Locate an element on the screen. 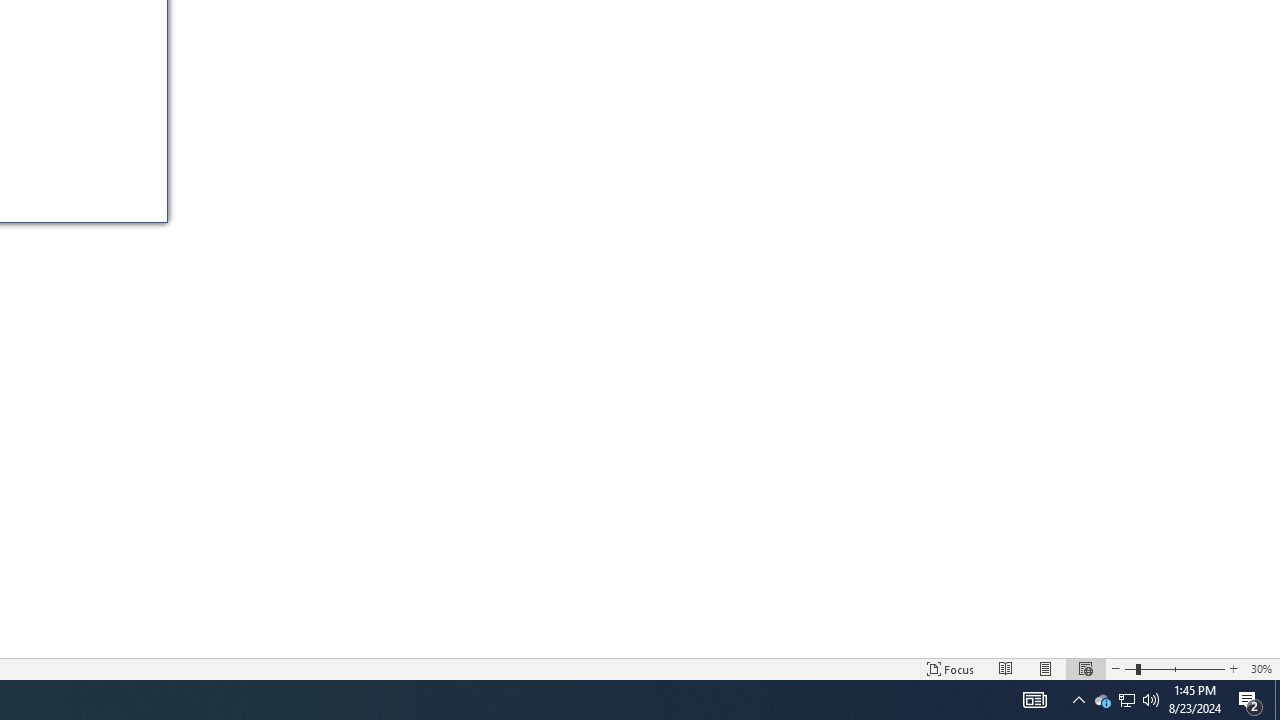 The width and height of the screenshot is (1280, 720). 'Zoom Out' is located at coordinates (1130, 669).